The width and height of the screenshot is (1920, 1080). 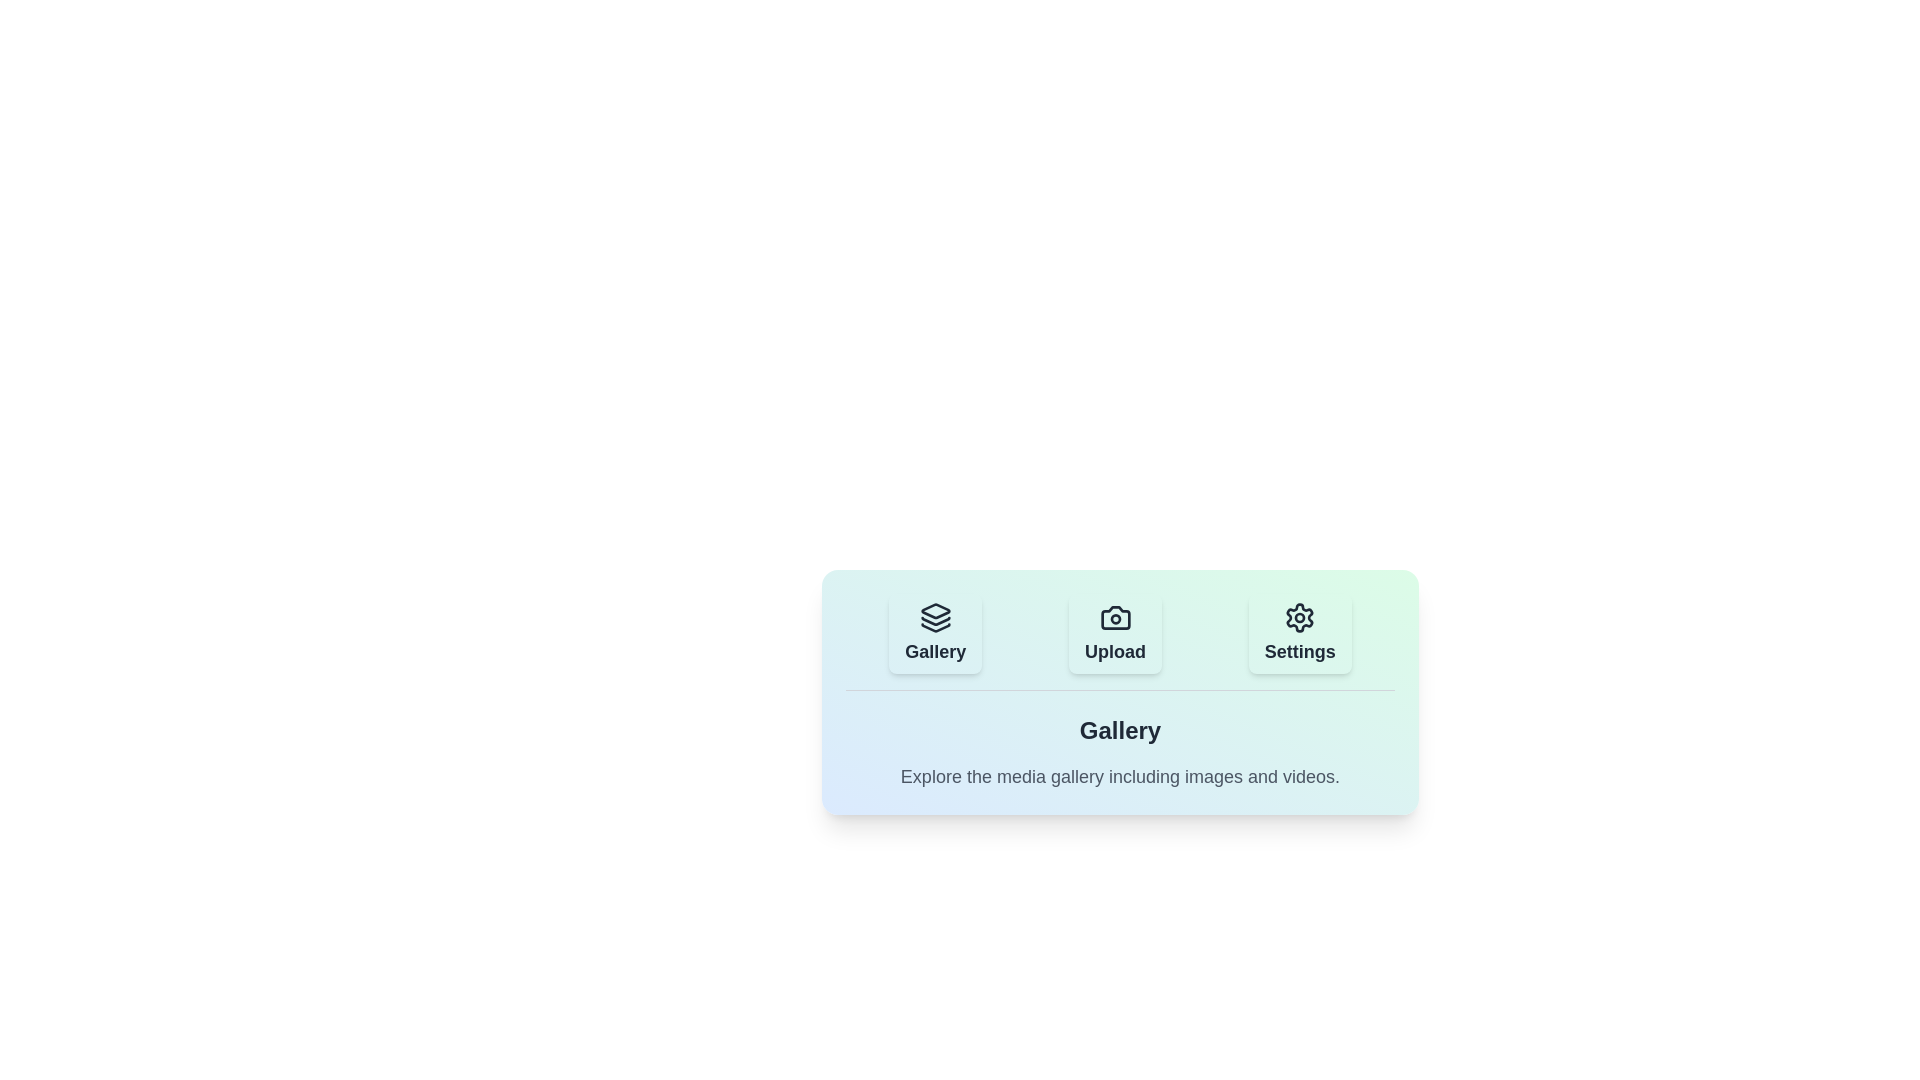 I want to click on the Upload tab to navigate to its content, so click(x=1114, y=633).